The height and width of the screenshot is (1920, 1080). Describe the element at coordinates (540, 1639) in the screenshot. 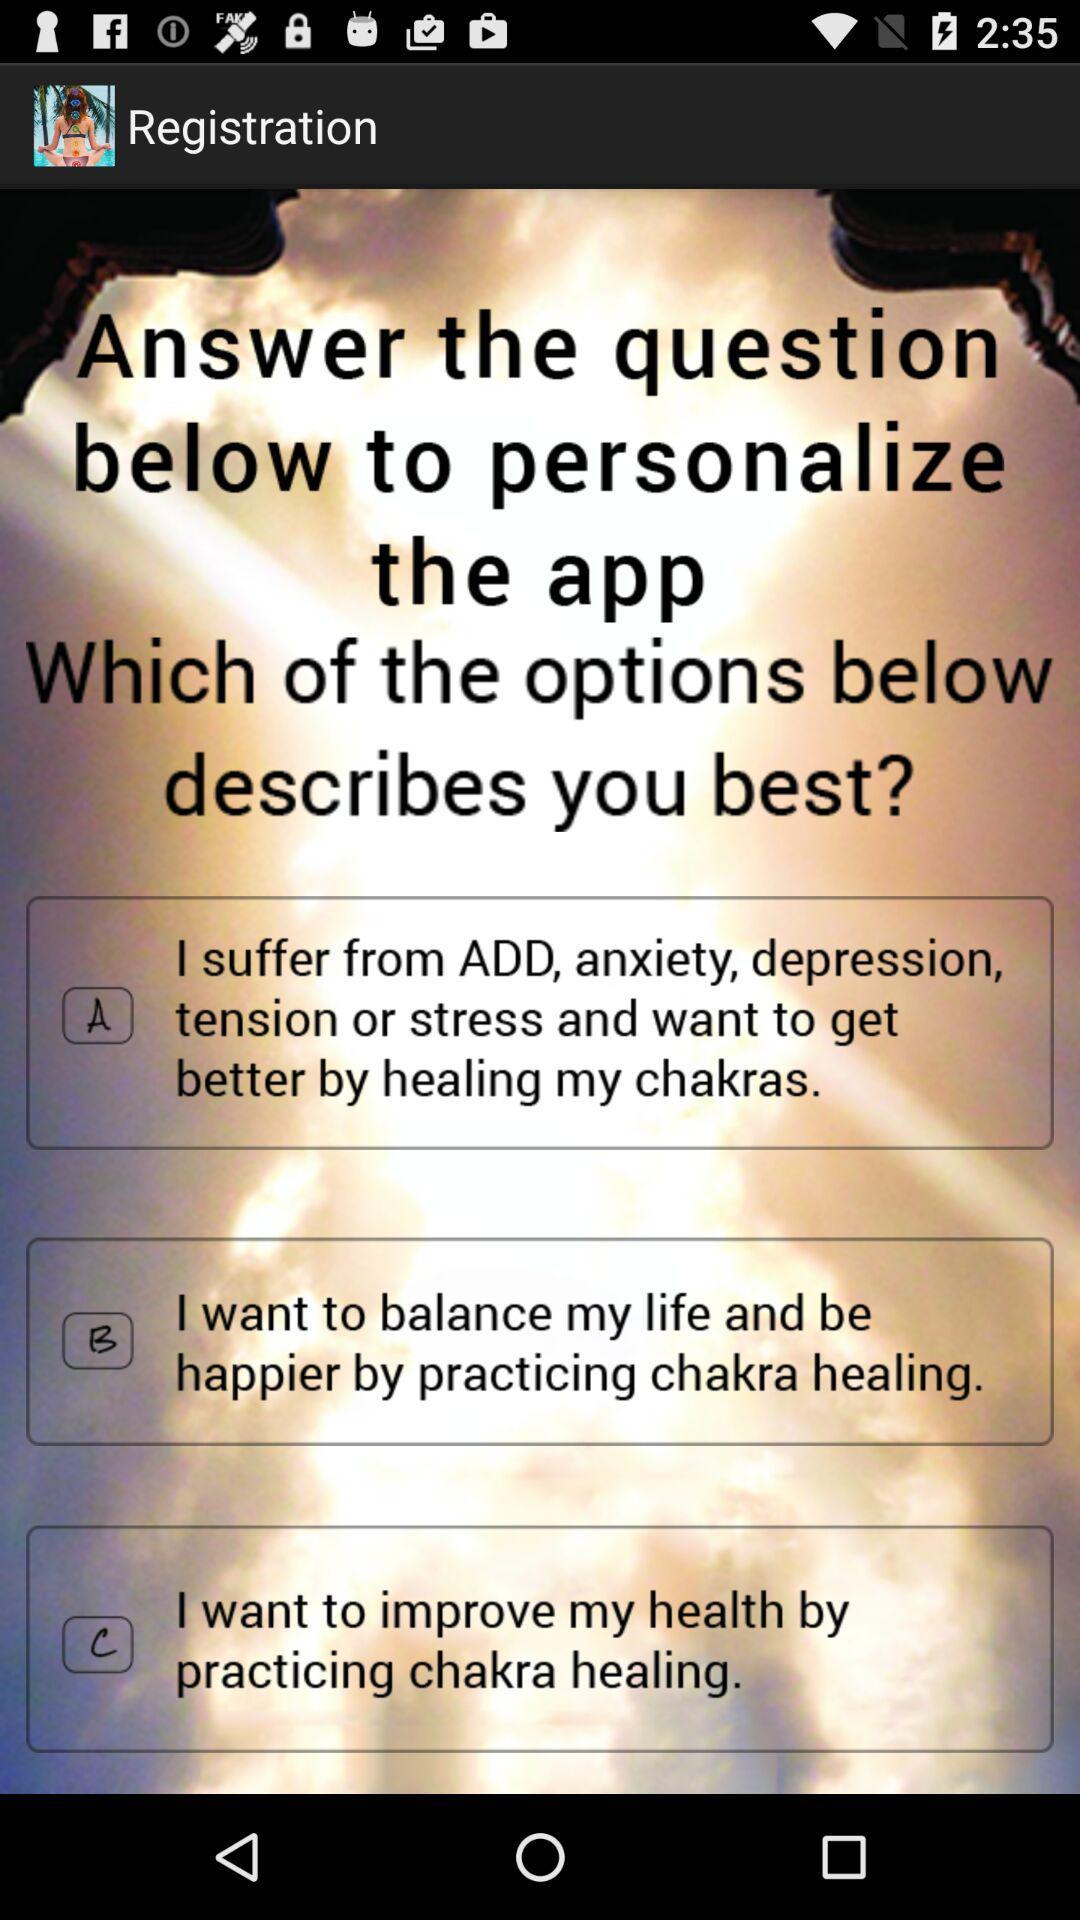

I see `choose c` at that location.